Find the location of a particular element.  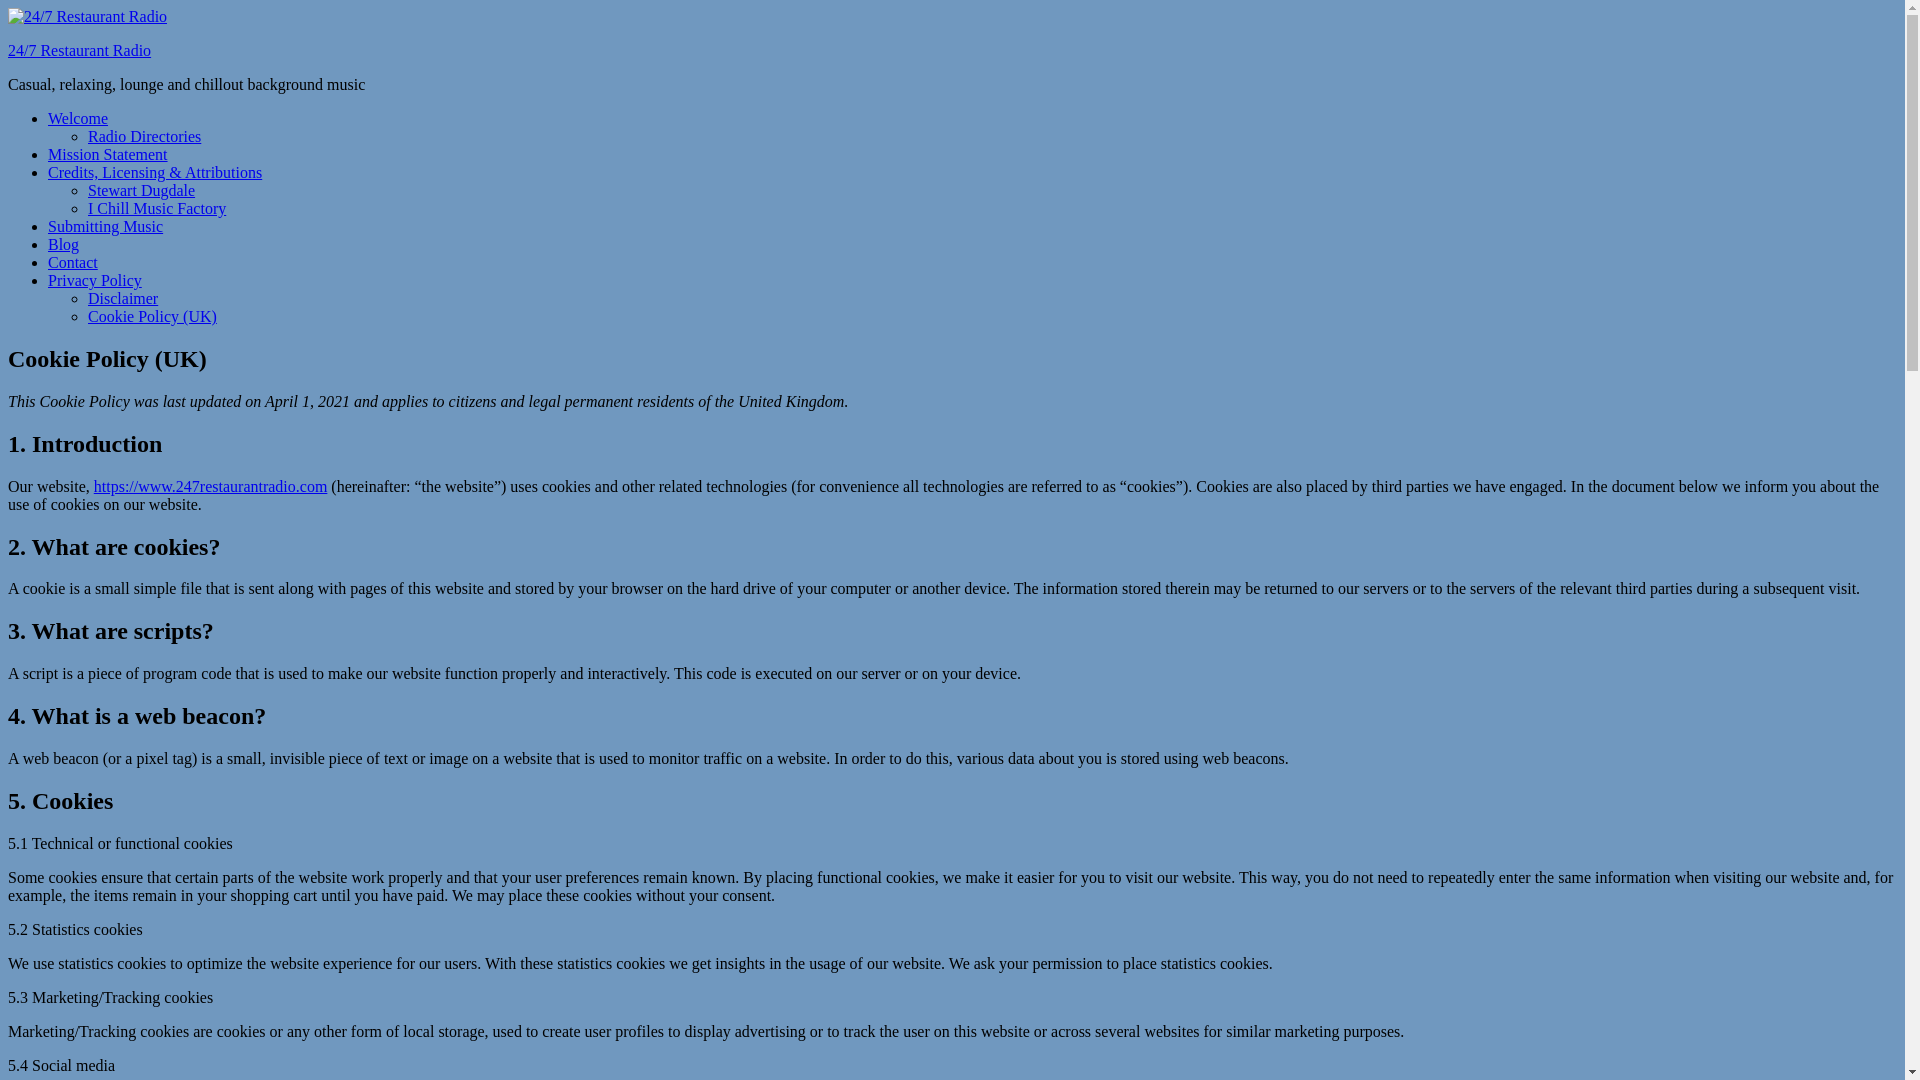

'Skip to content' is located at coordinates (7, 7).